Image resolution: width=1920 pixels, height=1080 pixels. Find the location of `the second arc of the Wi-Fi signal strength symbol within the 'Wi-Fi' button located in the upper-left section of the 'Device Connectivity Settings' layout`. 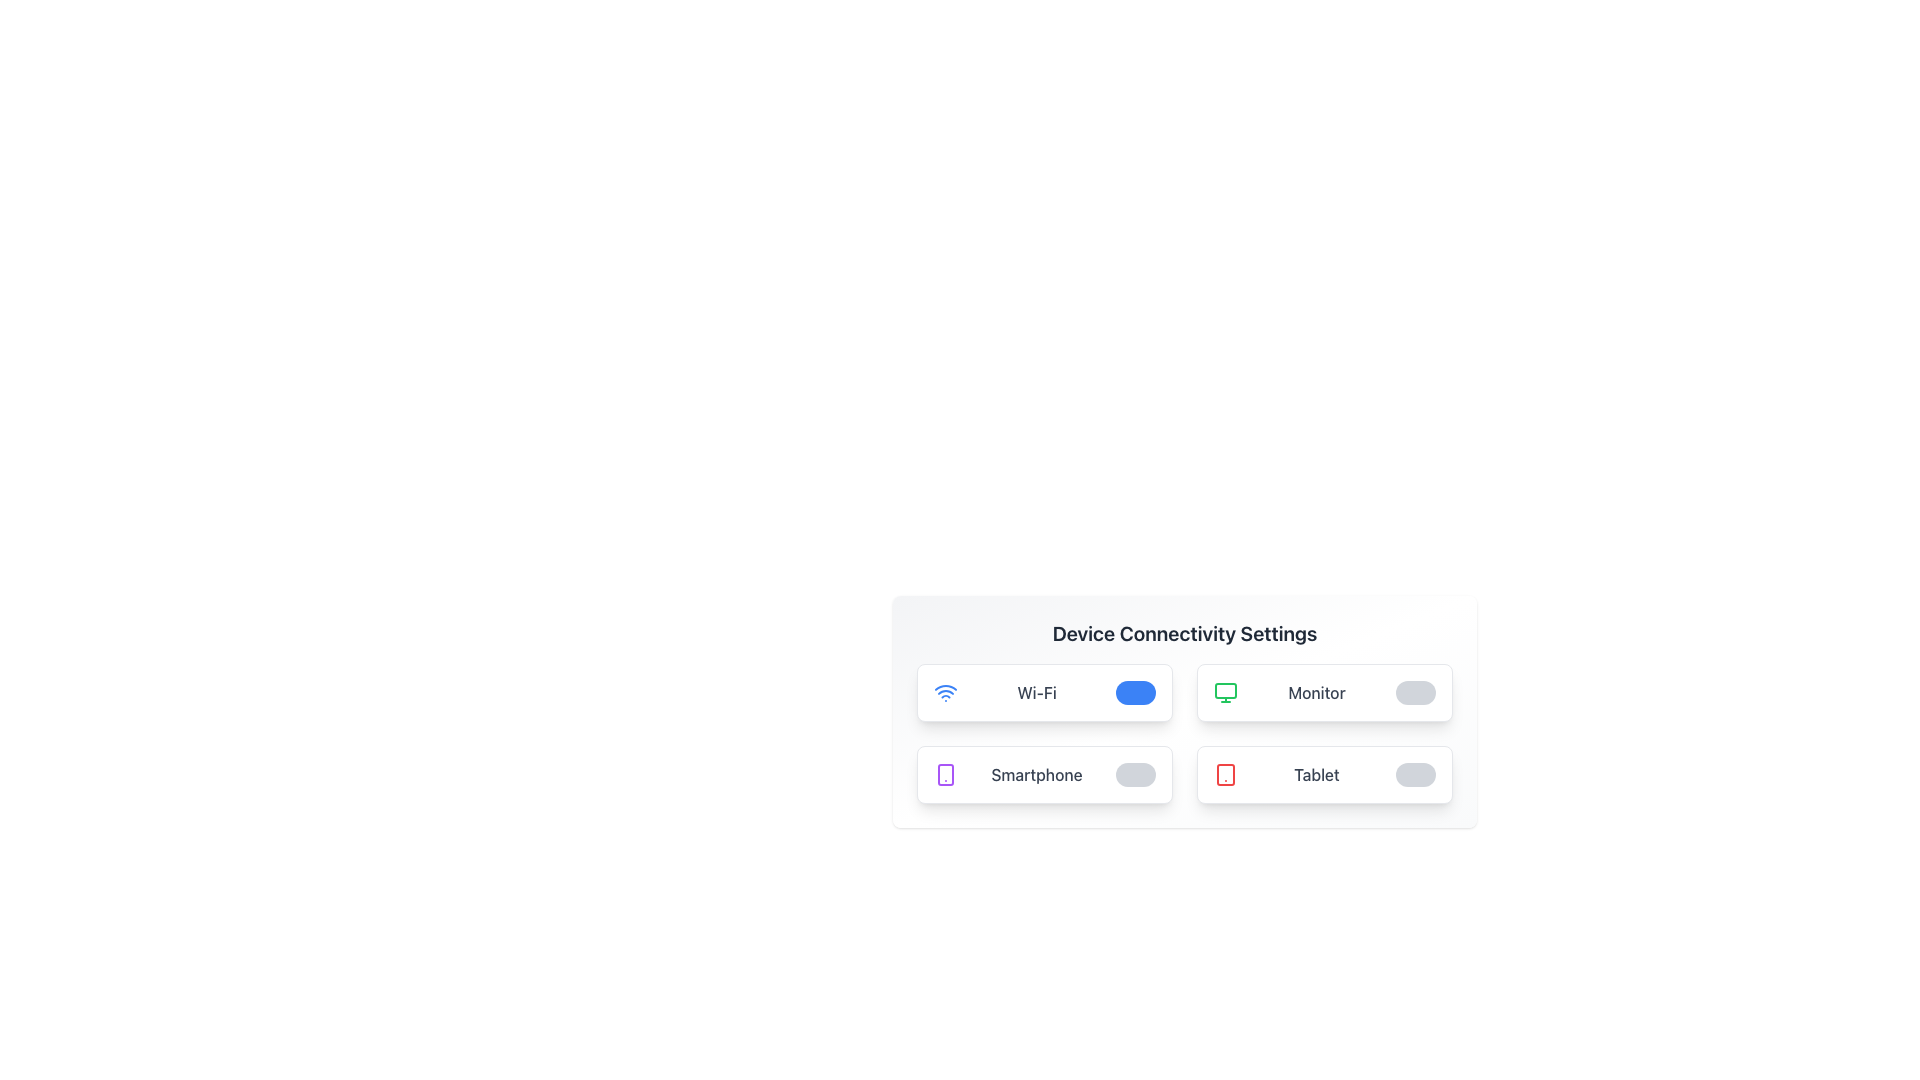

the second arc of the Wi-Fi signal strength symbol within the 'Wi-Fi' button located in the upper-left section of the 'Device Connectivity Settings' layout is located at coordinates (944, 685).